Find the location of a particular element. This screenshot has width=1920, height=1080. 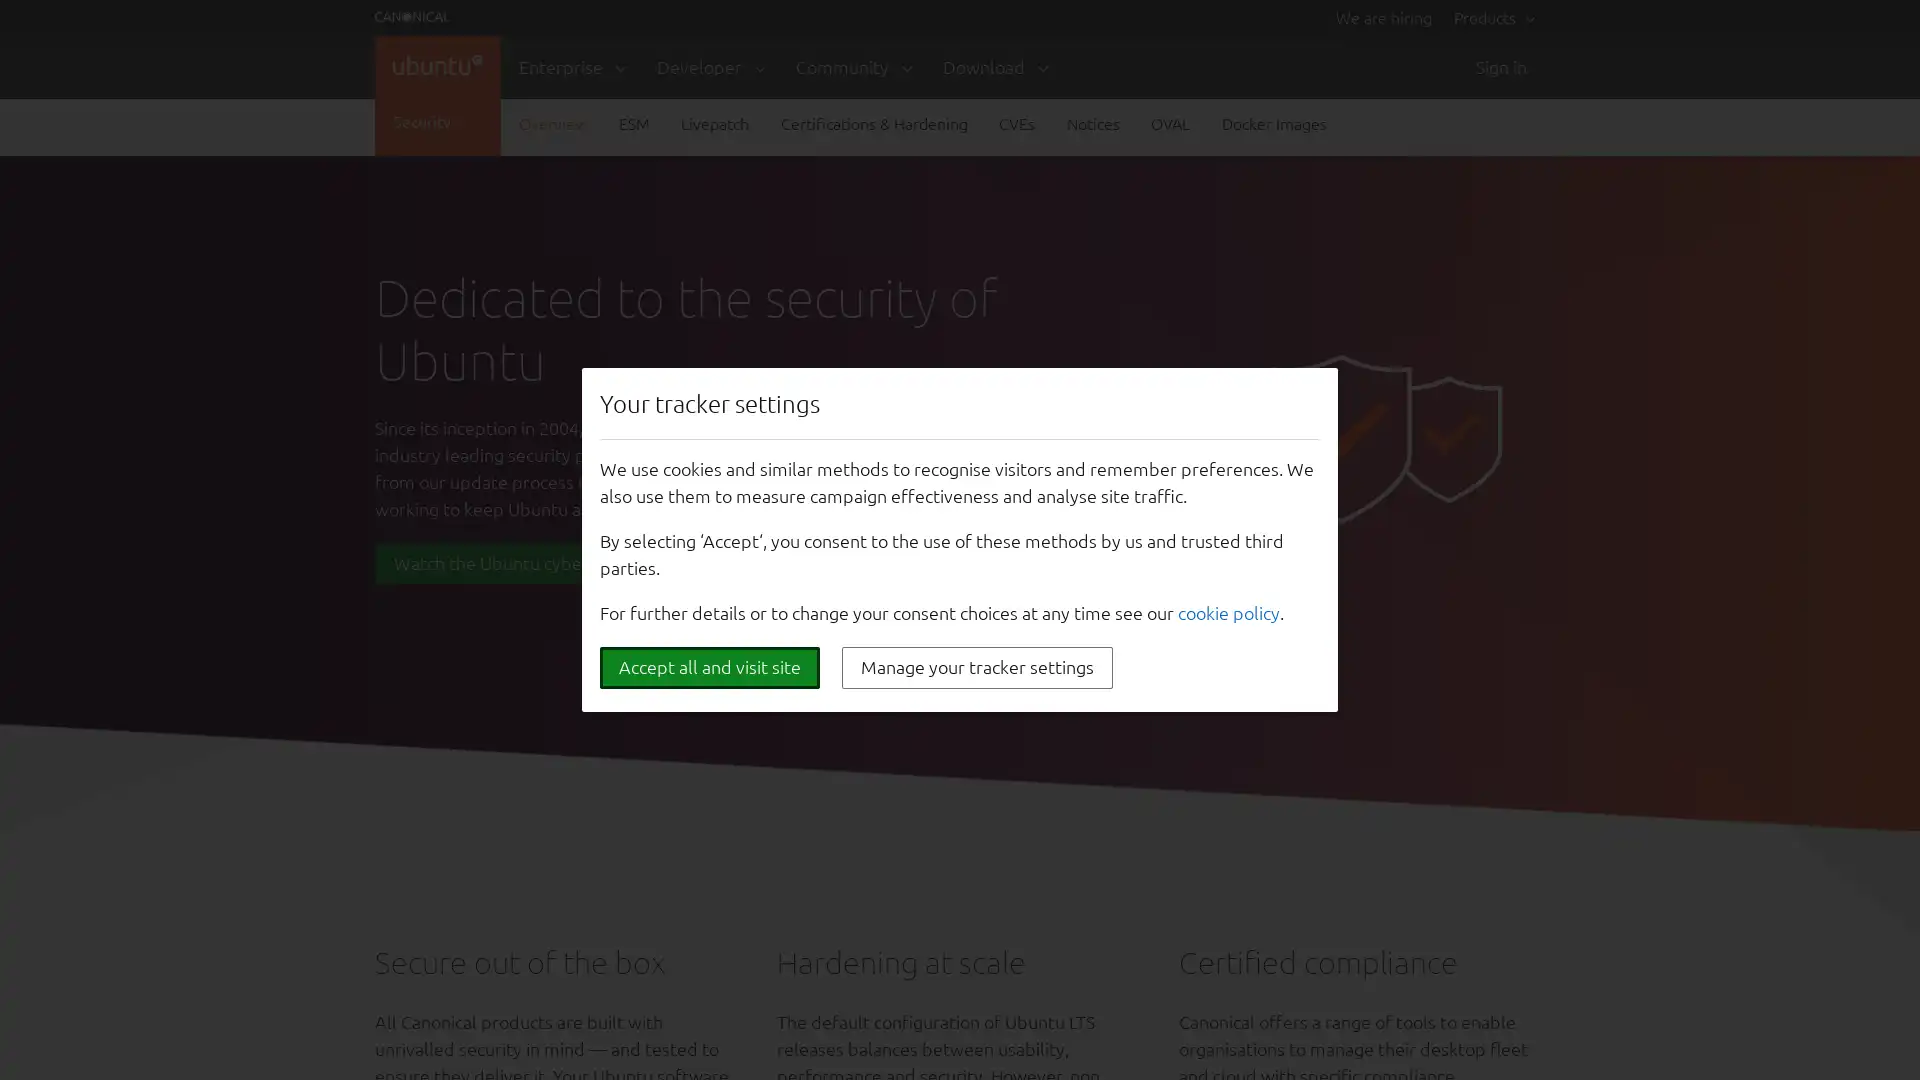

Manage your tracker settings is located at coordinates (977, 667).